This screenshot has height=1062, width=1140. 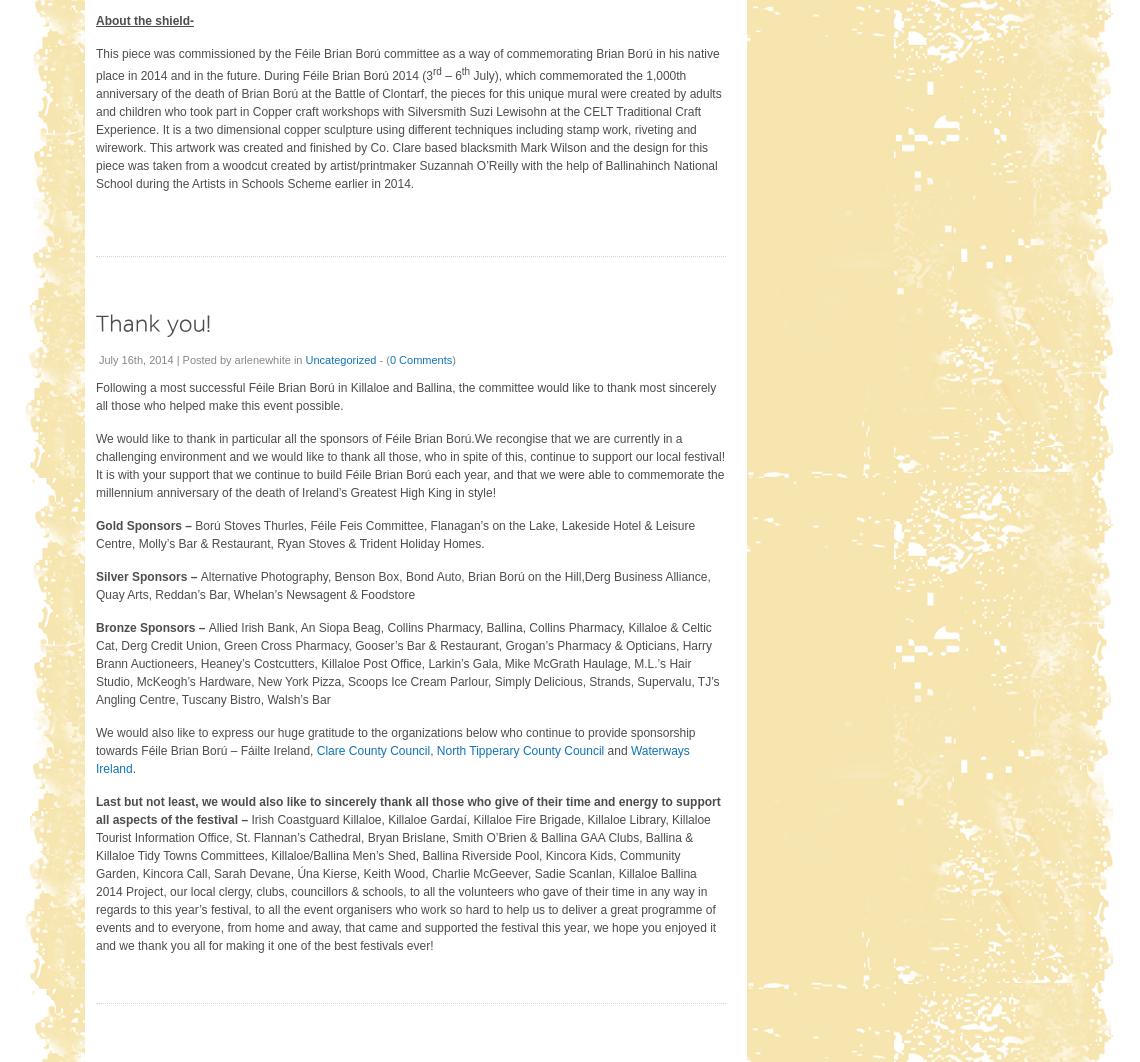 What do you see at coordinates (407, 808) in the screenshot?
I see `'Last but not least, we would also like to sincerely thank all those who give of their time and energy to support all aspects of the festival –'` at bounding box center [407, 808].